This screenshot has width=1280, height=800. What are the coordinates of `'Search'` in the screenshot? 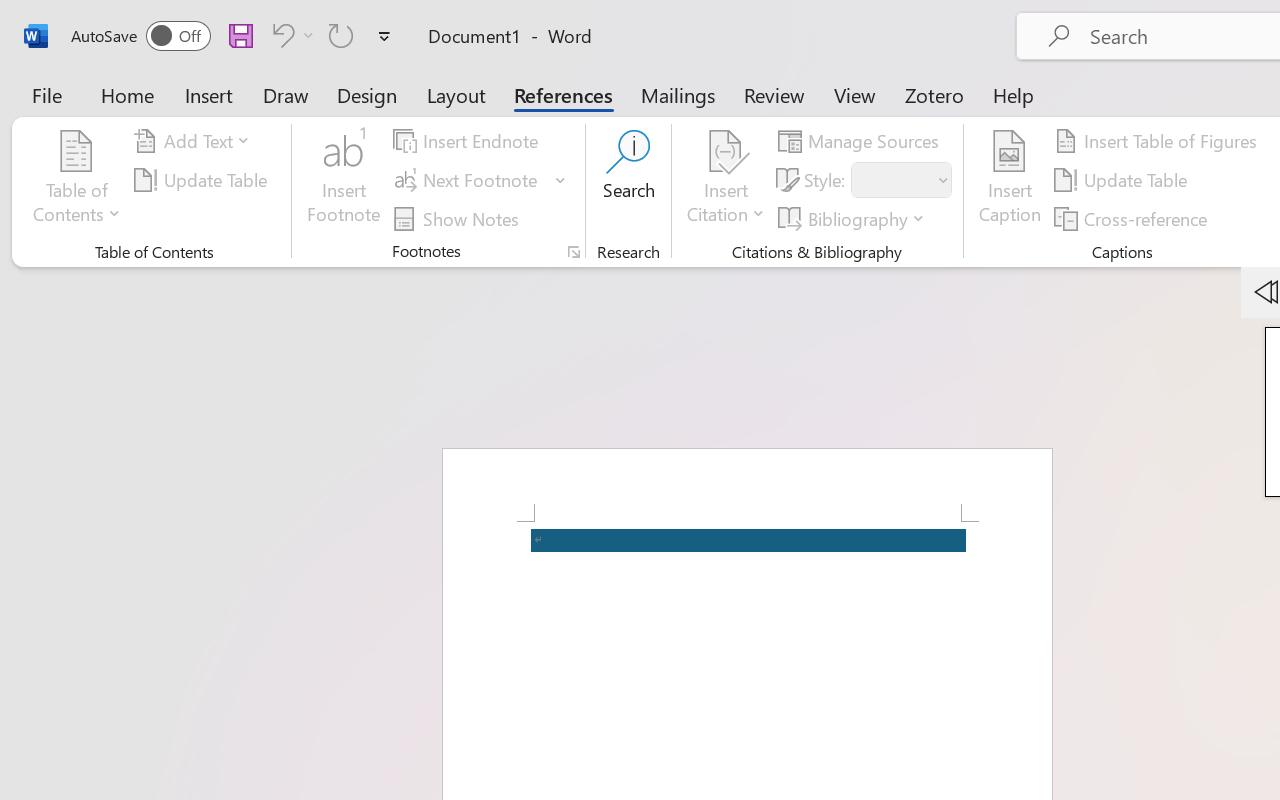 It's located at (628, 179).